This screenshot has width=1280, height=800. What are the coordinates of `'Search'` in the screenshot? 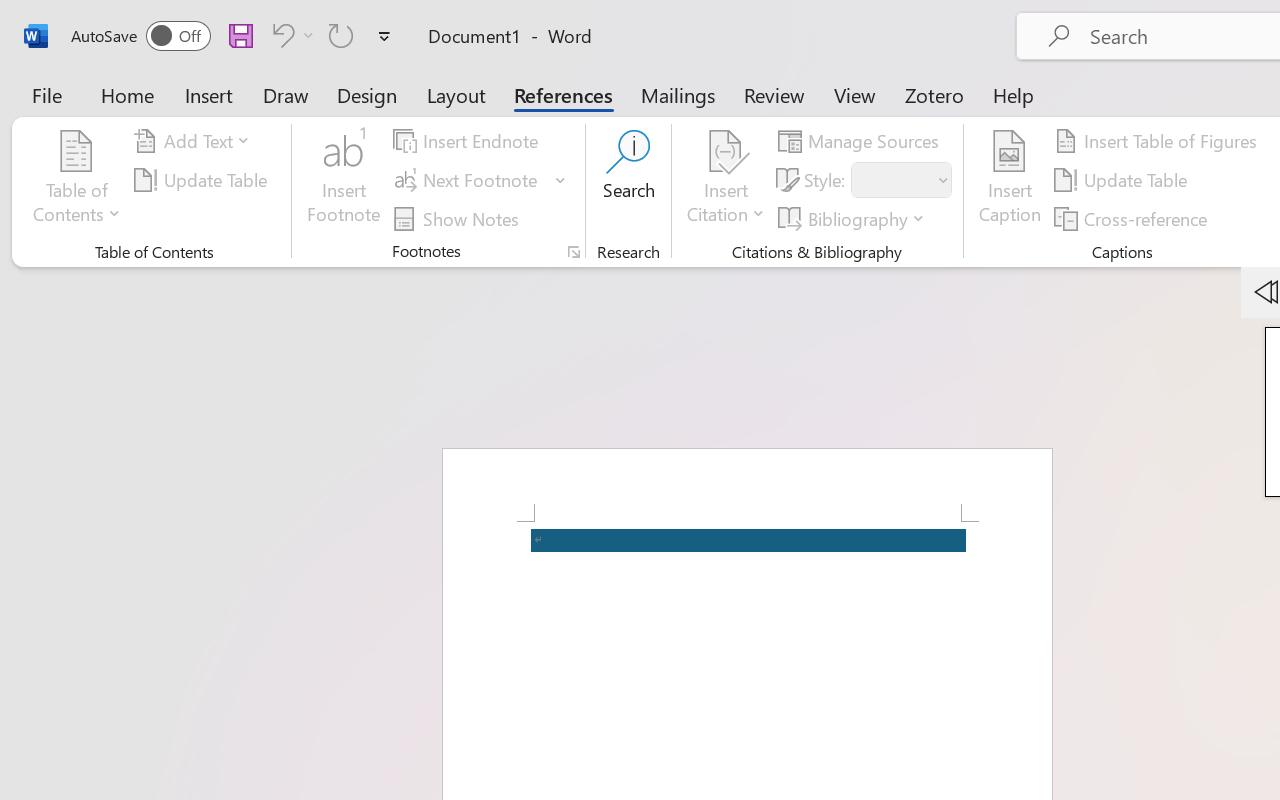 It's located at (628, 179).